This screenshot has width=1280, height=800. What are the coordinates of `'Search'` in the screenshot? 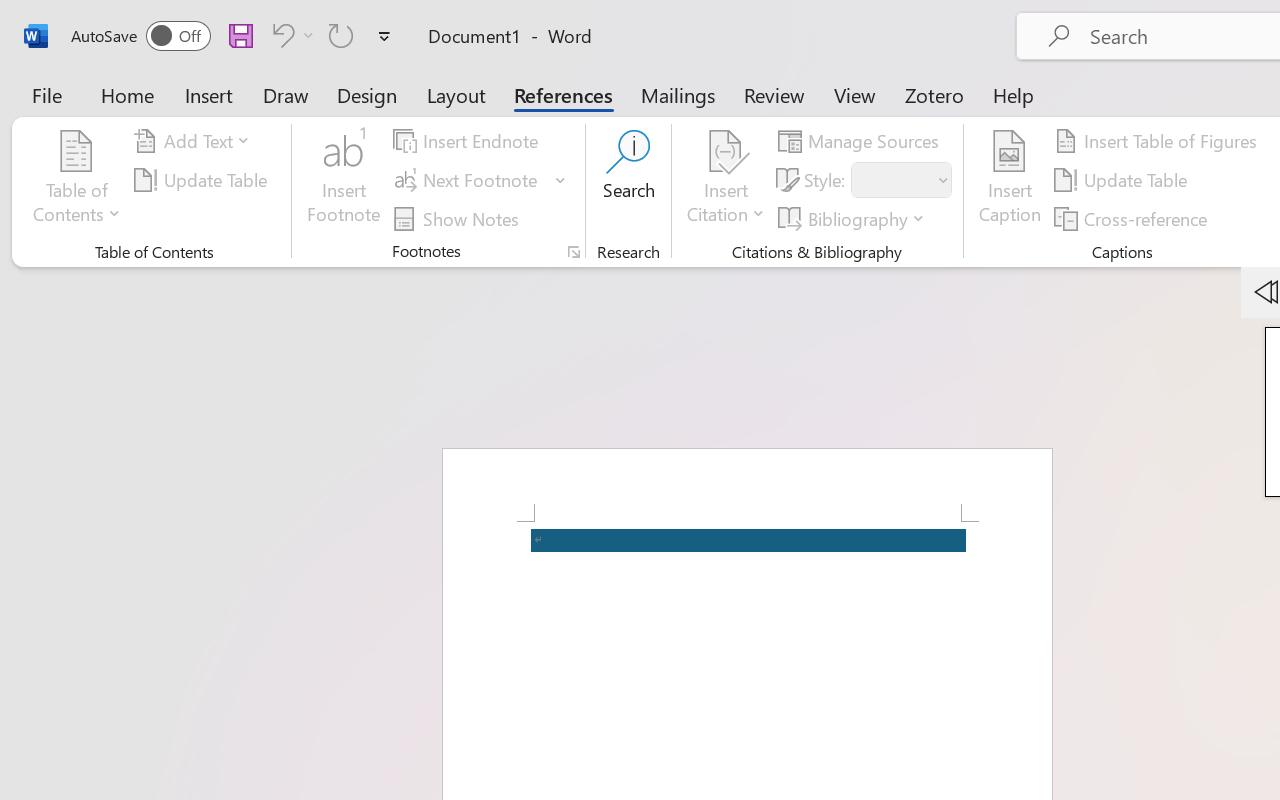 It's located at (628, 179).